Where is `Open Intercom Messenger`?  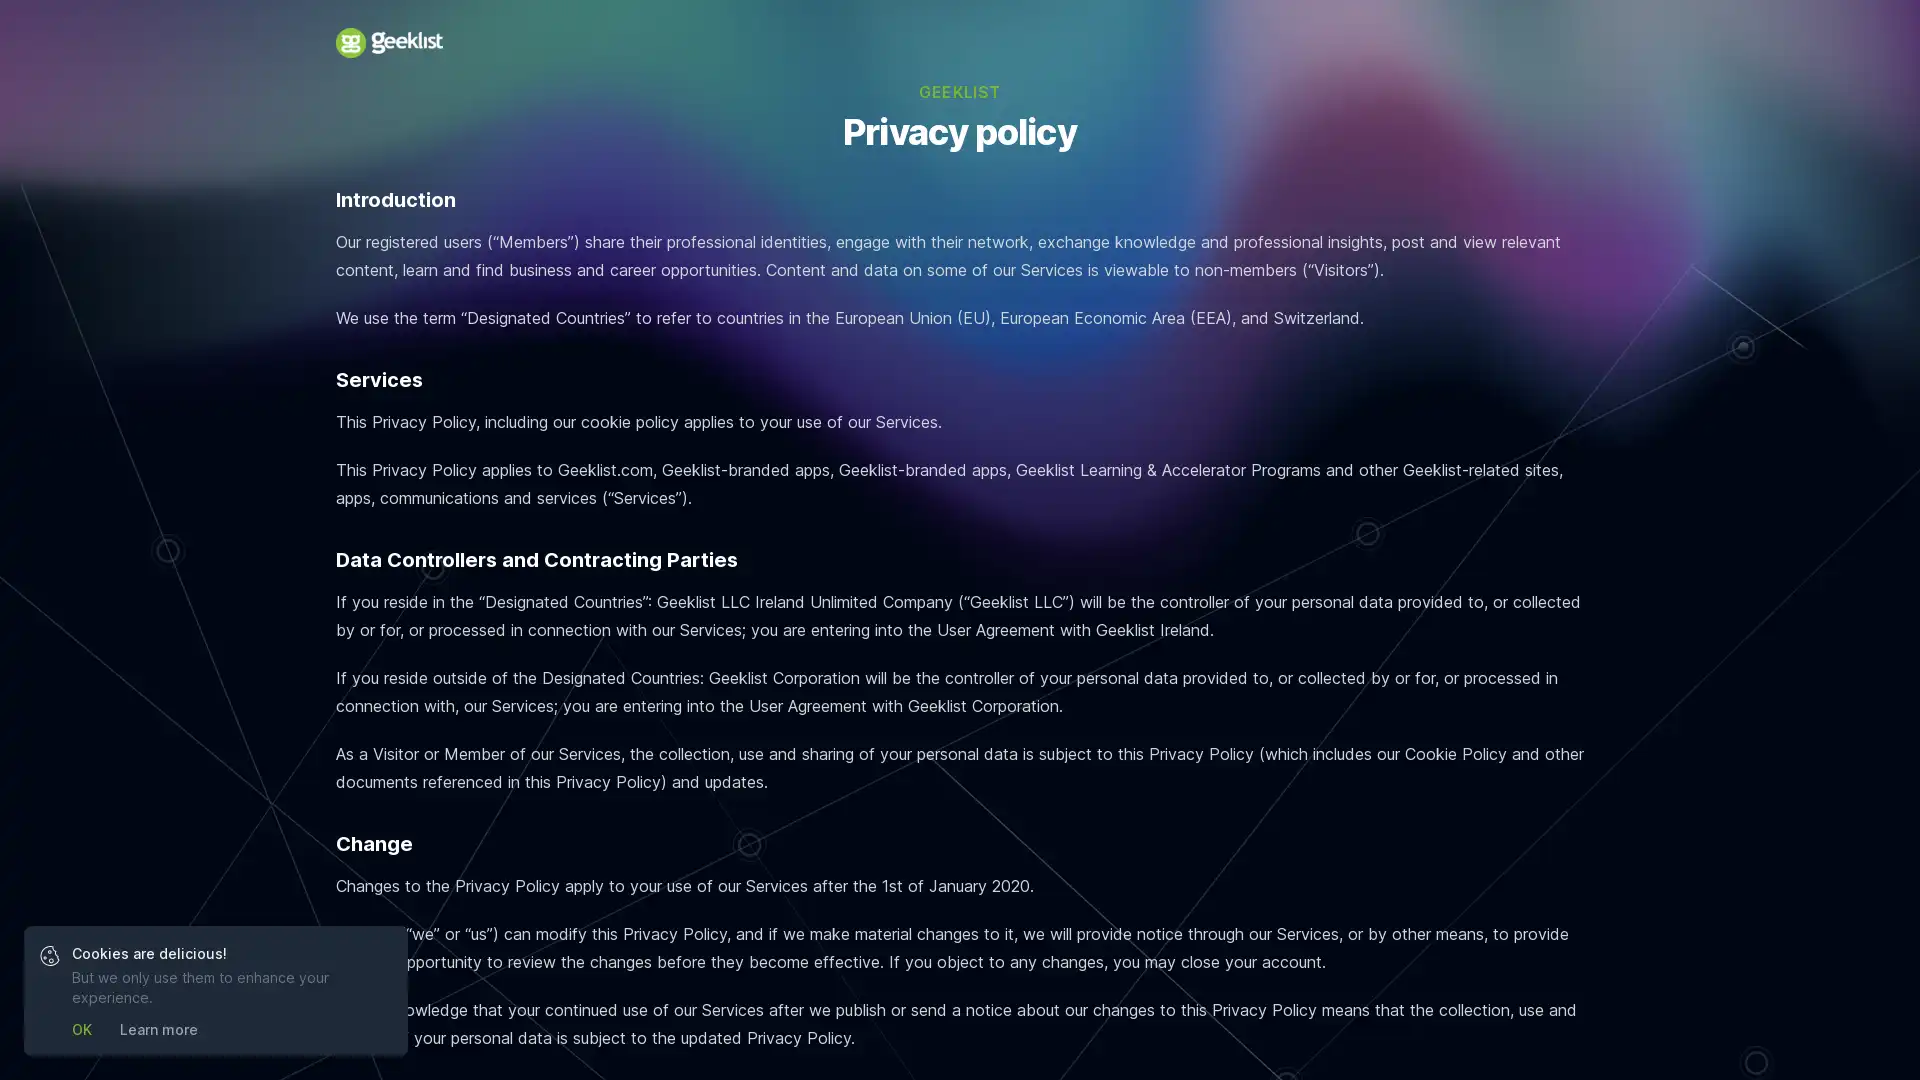
Open Intercom Messenger is located at coordinates (1869, 1029).